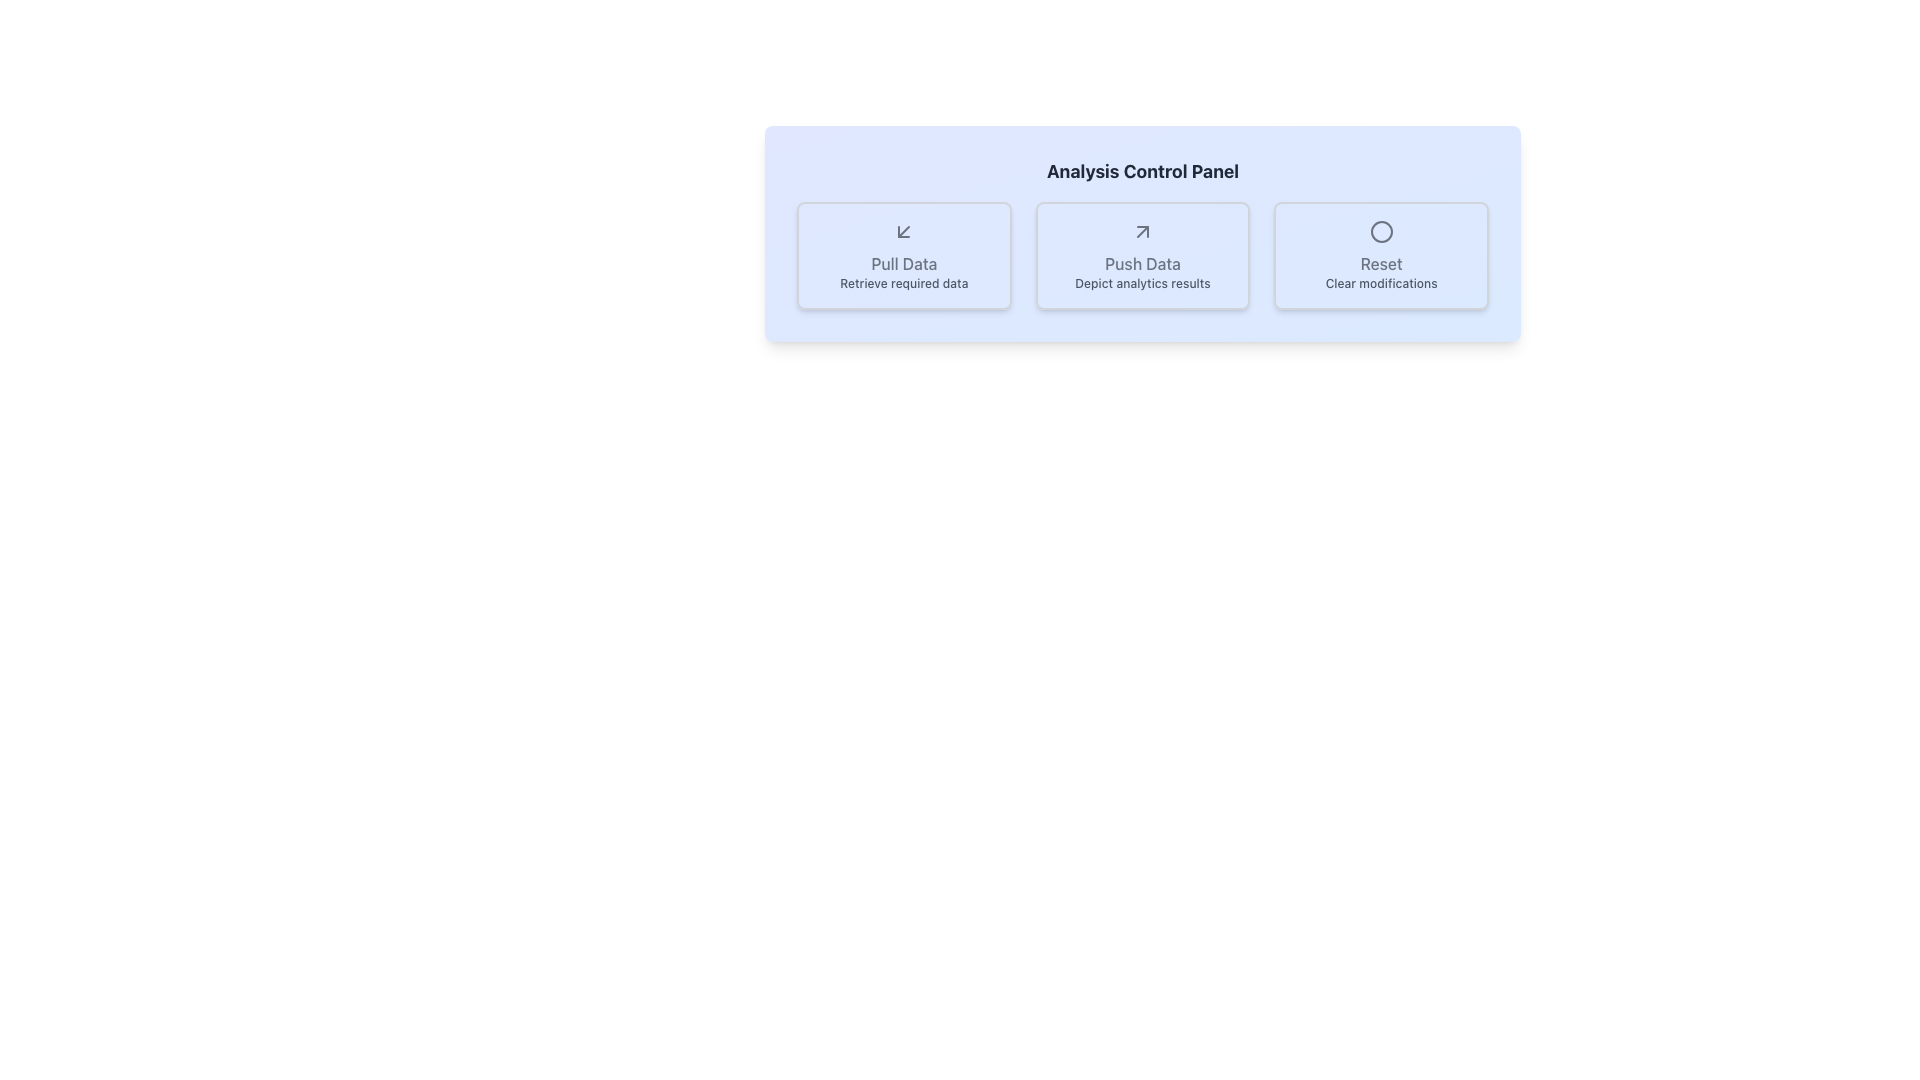 Image resolution: width=1920 pixels, height=1080 pixels. Describe the element at coordinates (903, 230) in the screenshot. I see `the icon representing the action of pulling or importing data, located on the 'Pull Data' button in the top-left corner of the control panel` at that location.